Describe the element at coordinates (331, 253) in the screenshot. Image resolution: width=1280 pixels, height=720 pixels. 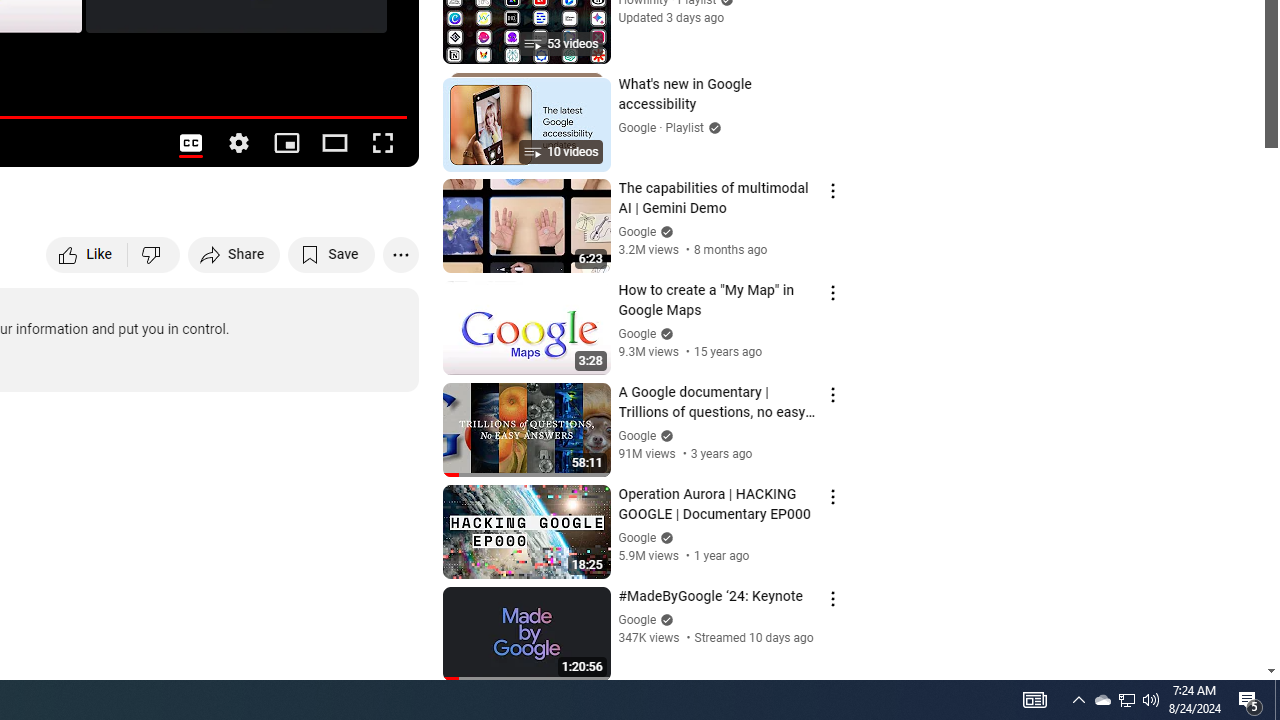
I see `'Save to playlist'` at that location.